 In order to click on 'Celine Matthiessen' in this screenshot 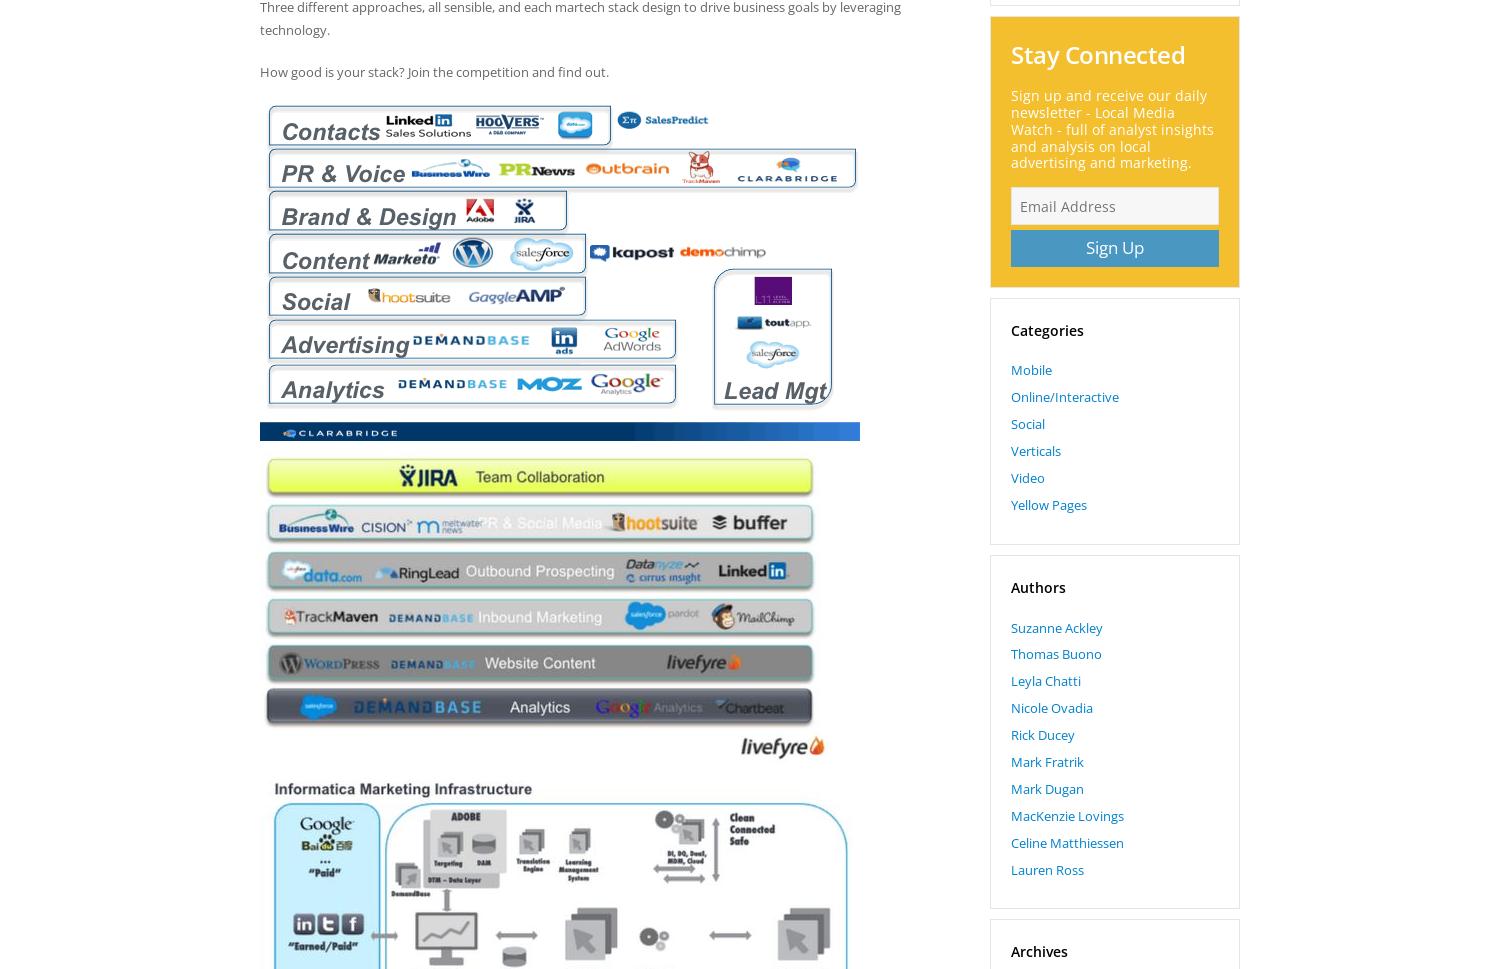, I will do `click(1066, 840)`.